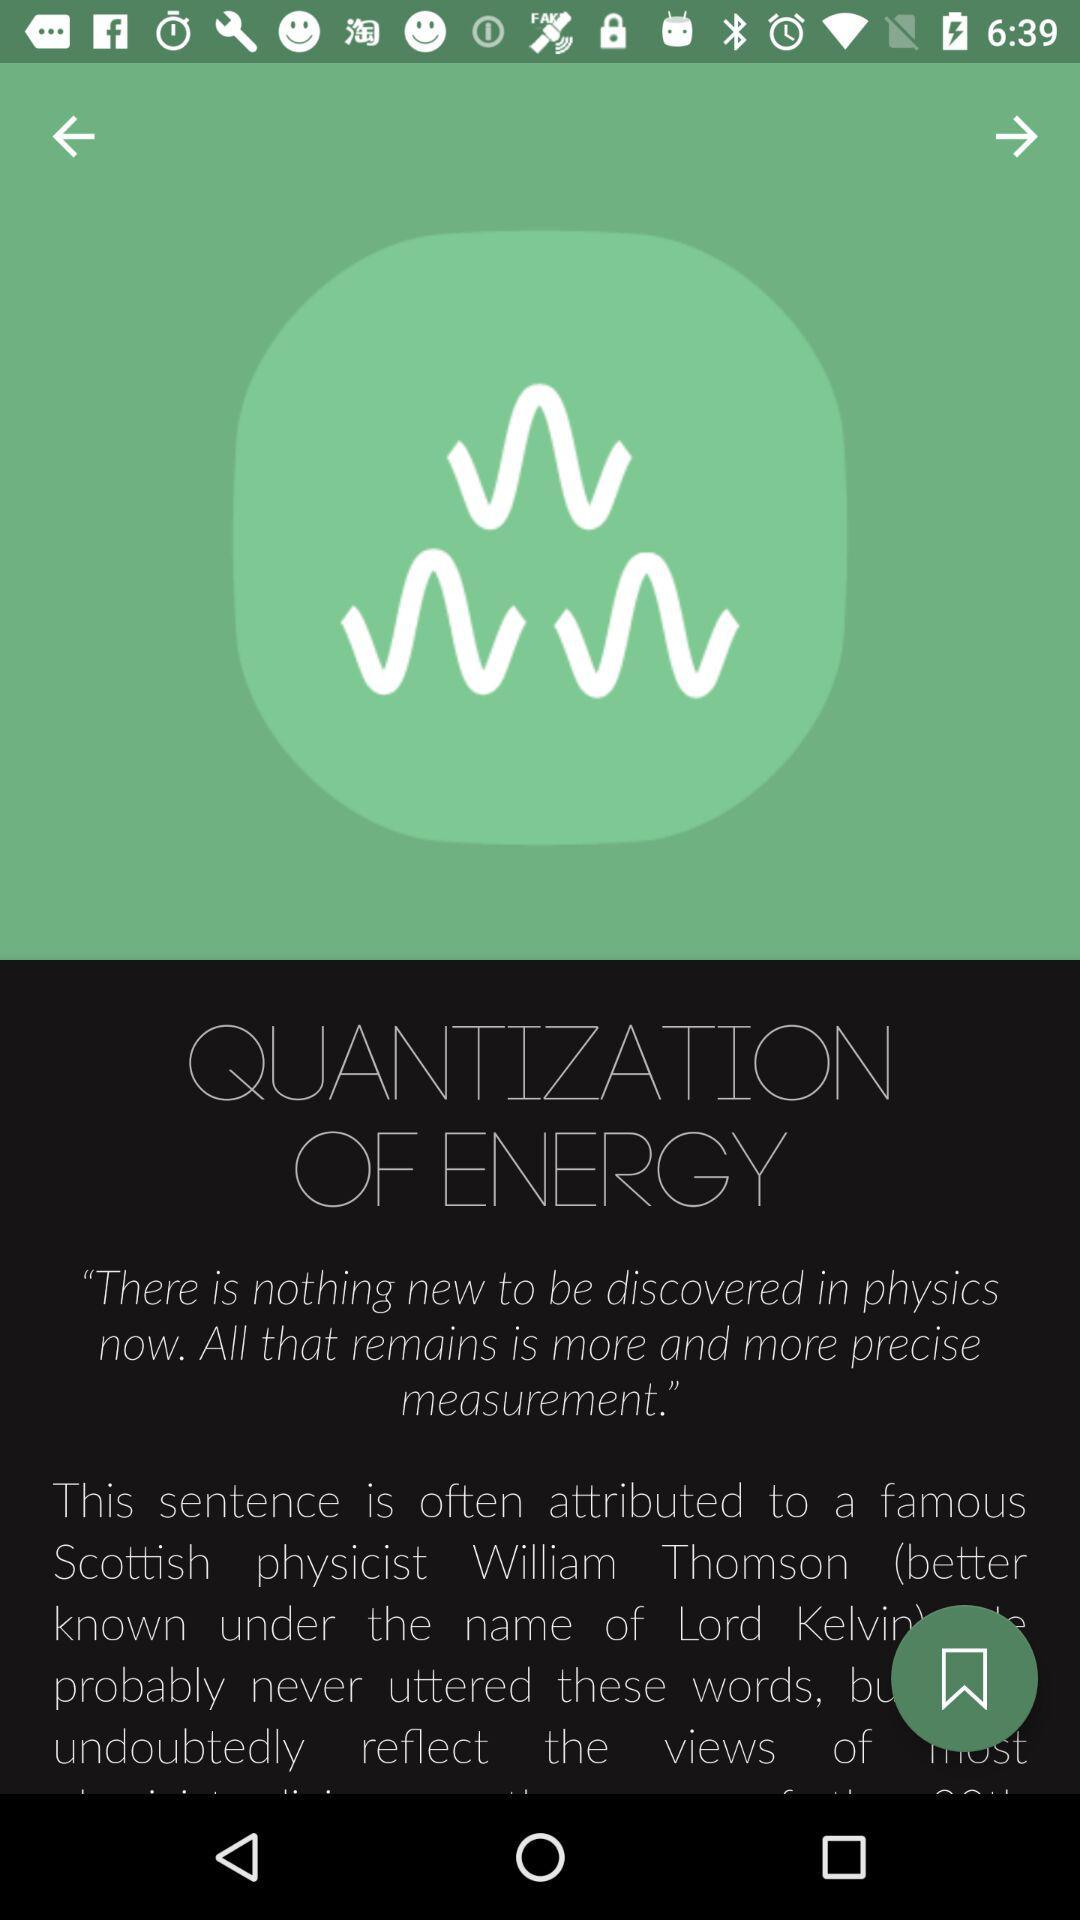 The width and height of the screenshot is (1080, 1920). I want to click on go back, so click(72, 135).